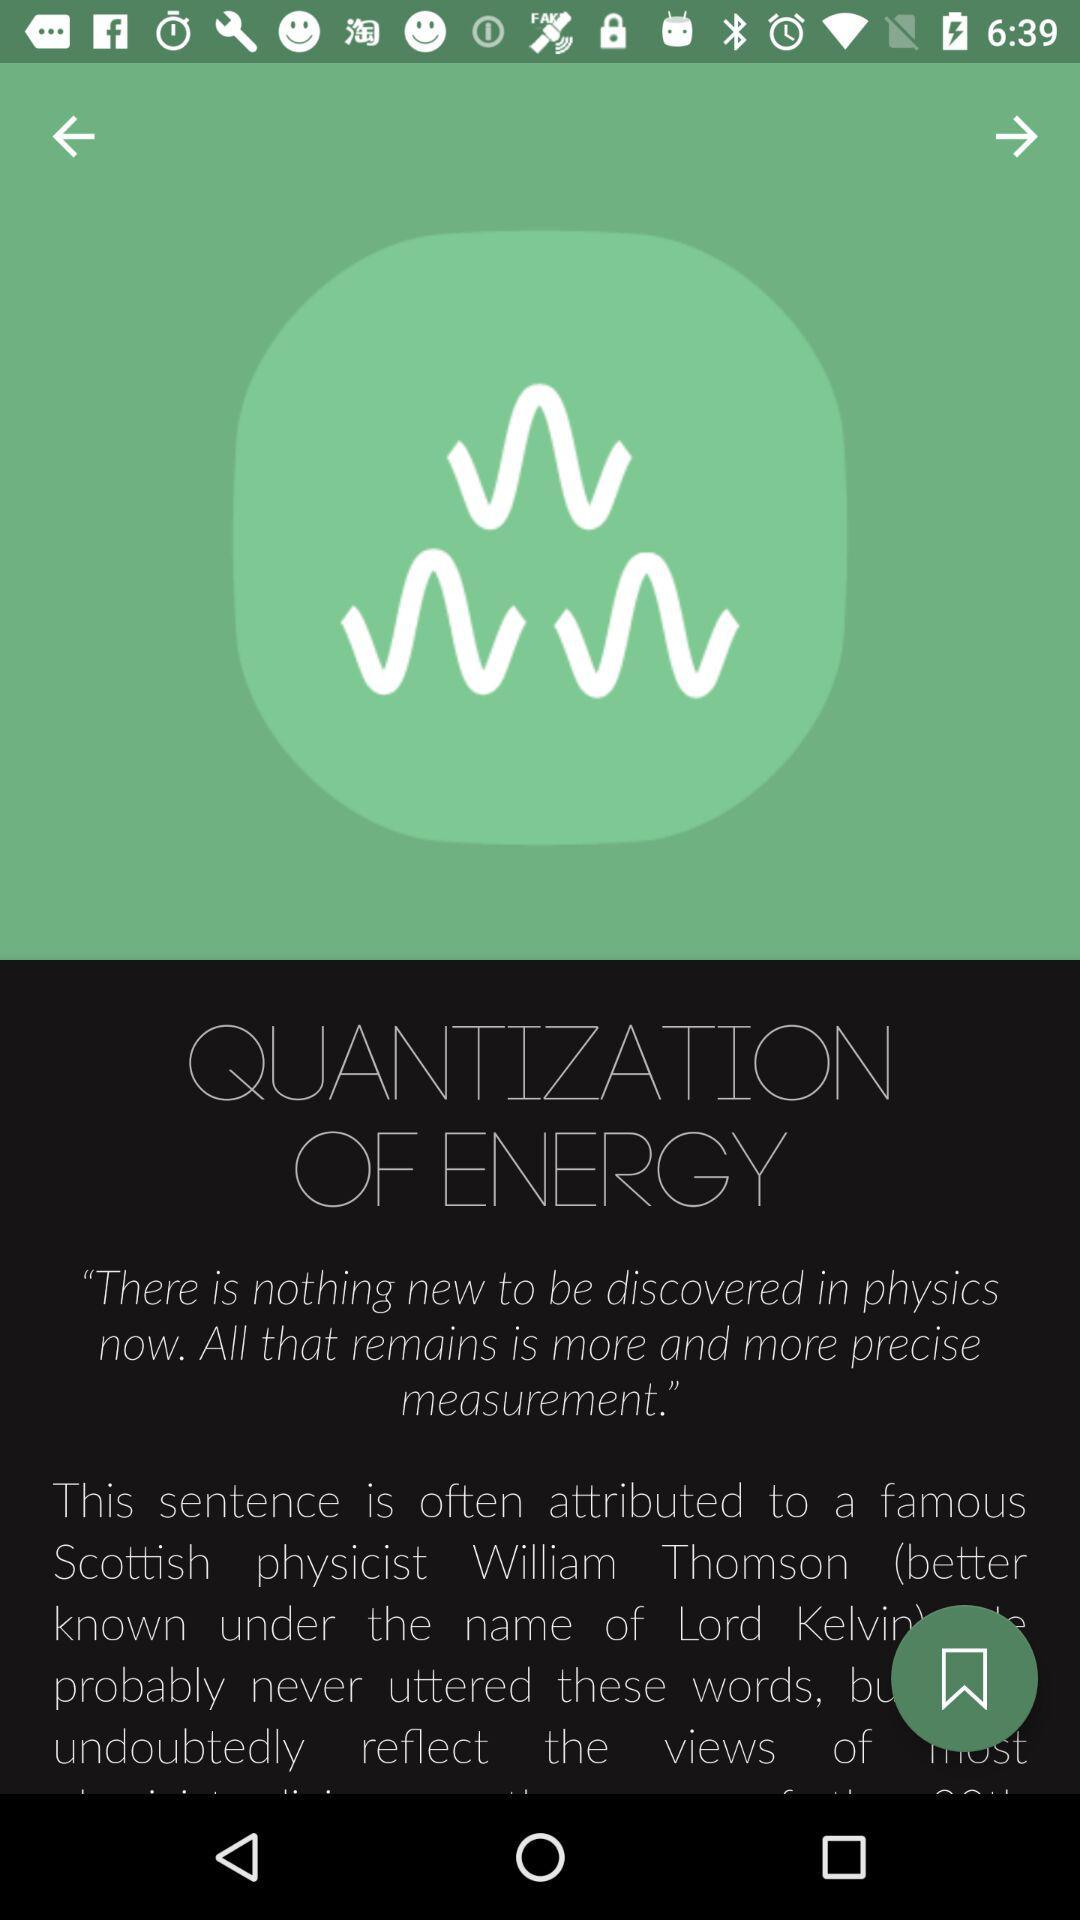 The width and height of the screenshot is (1080, 1920). I want to click on go back, so click(72, 135).